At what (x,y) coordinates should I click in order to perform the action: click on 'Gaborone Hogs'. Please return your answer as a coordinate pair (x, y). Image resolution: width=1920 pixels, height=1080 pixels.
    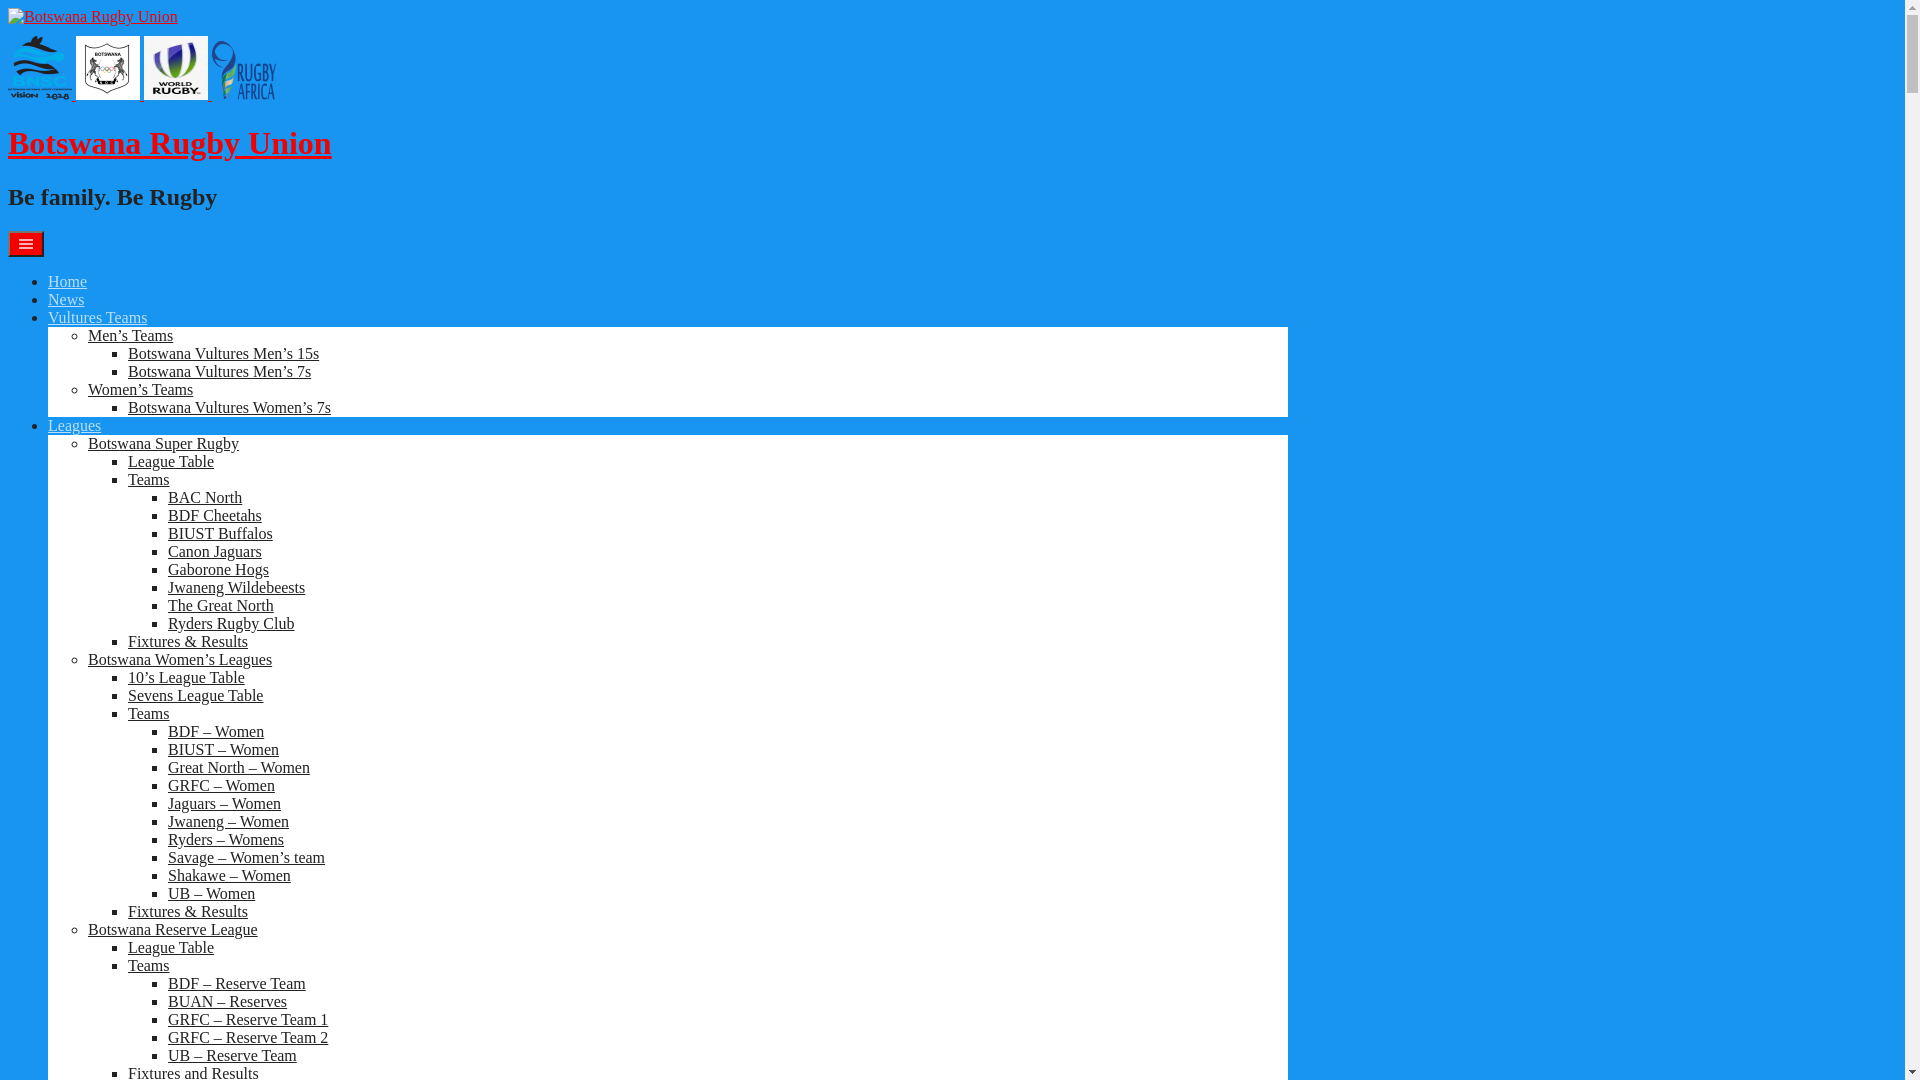
    Looking at the image, I should click on (218, 569).